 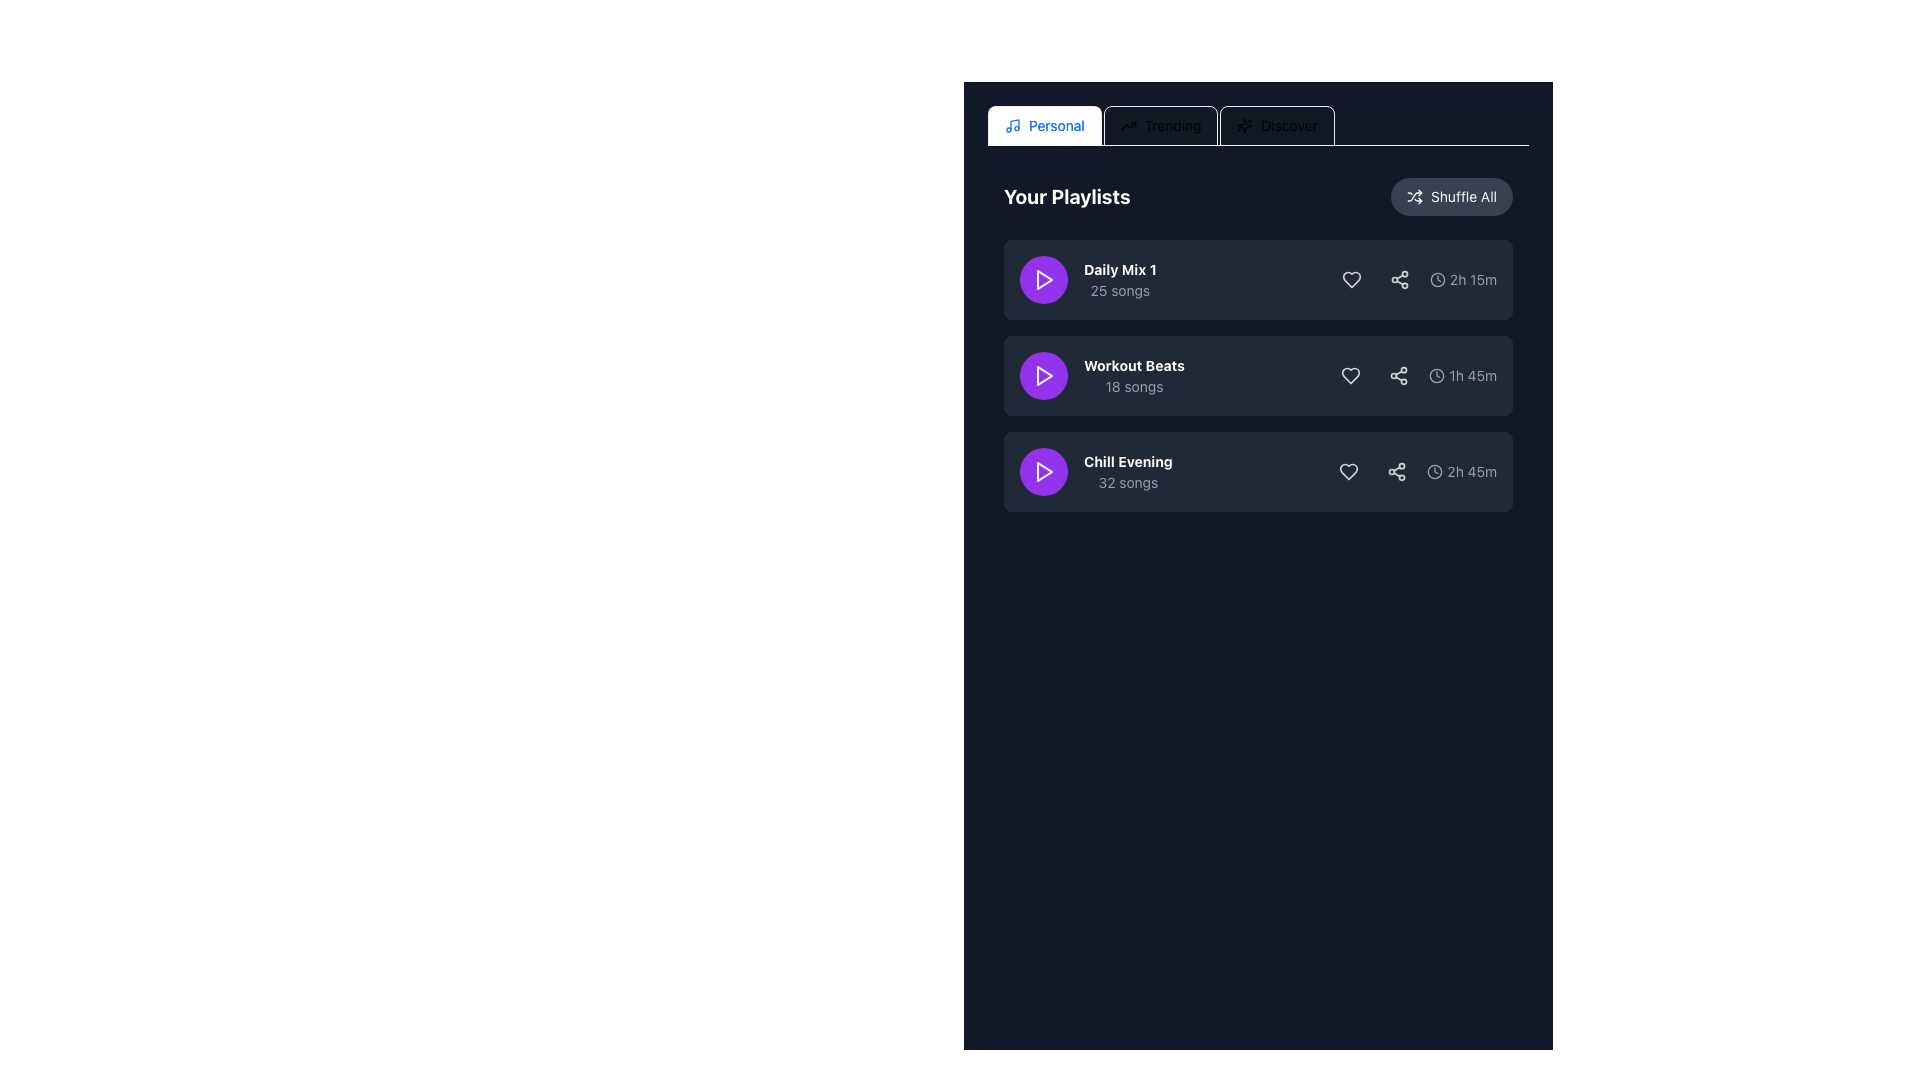 What do you see at coordinates (1351, 280) in the screenshot?
I see `the heart icon button in the 'Daily Mix 1' playlist card` at bounding box center [1351, 280].